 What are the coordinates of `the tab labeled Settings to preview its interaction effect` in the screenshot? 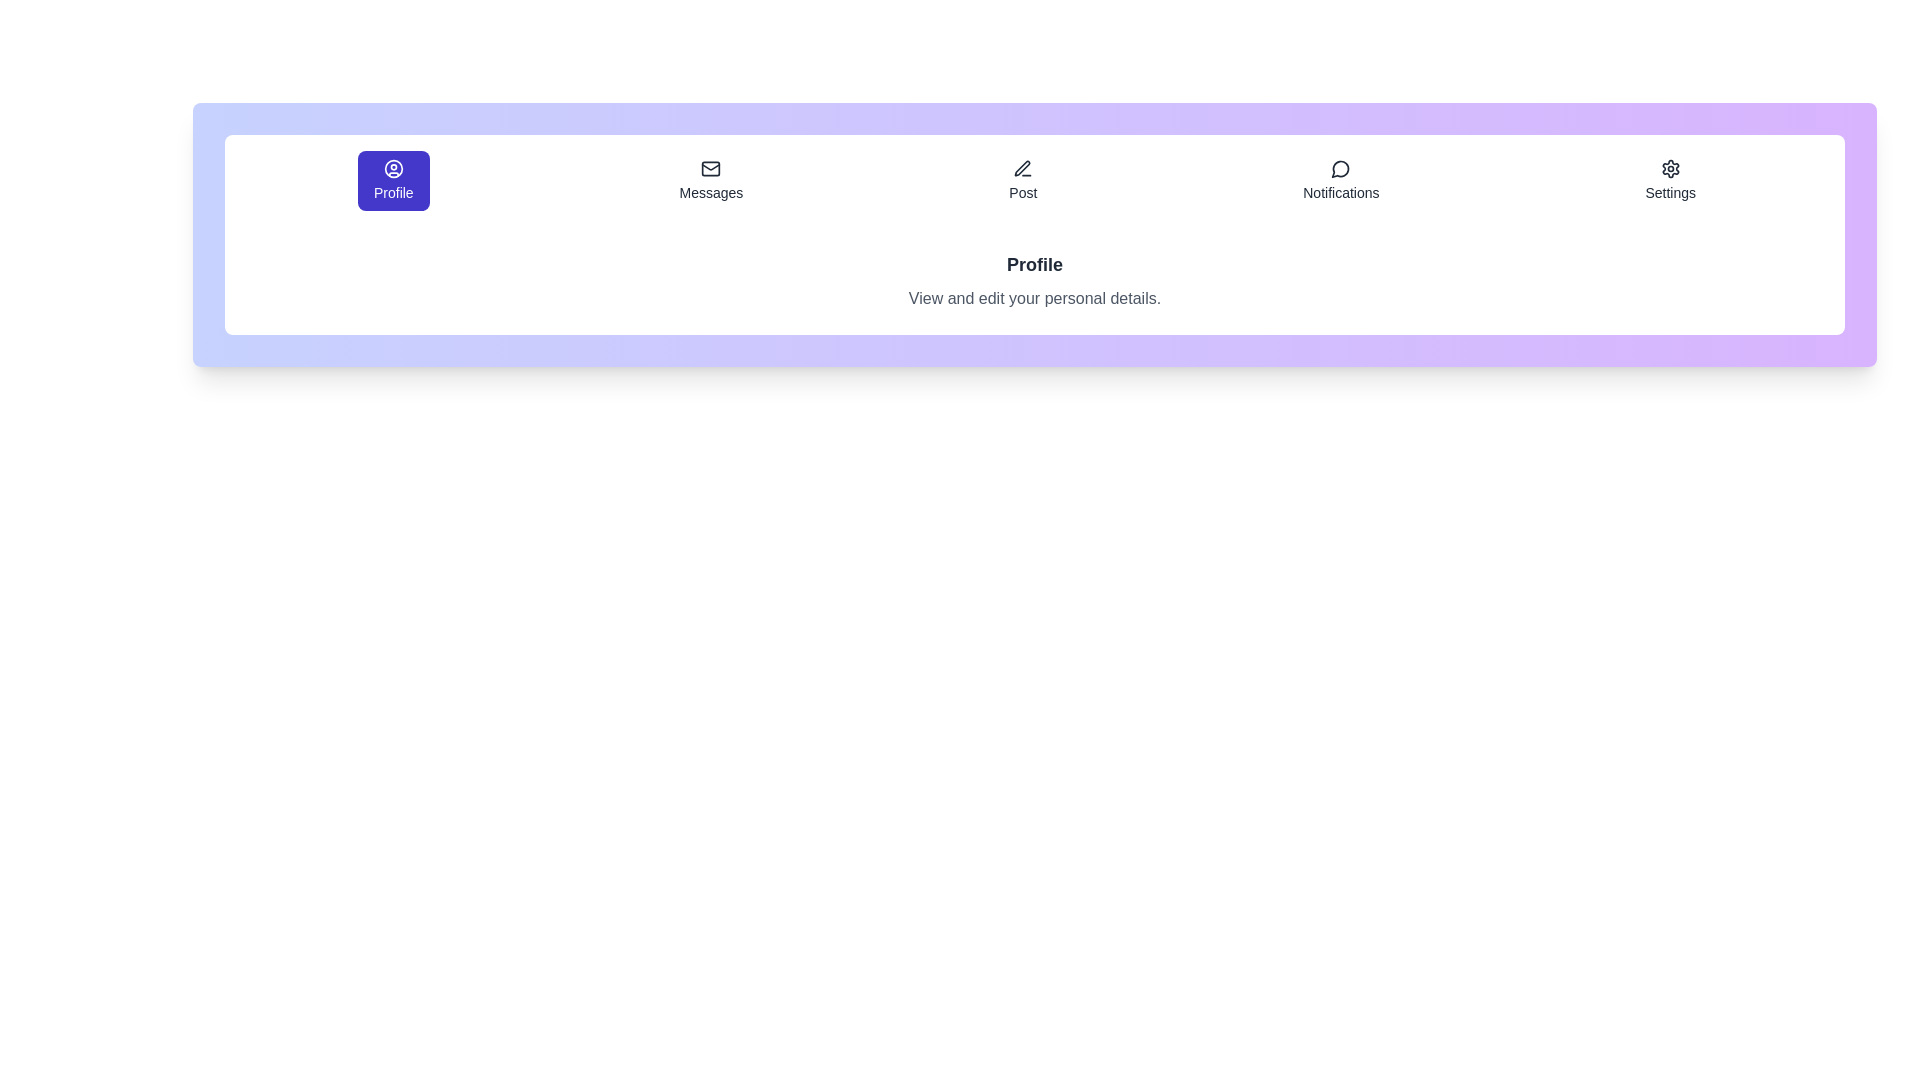 It's located at (1670, 181).